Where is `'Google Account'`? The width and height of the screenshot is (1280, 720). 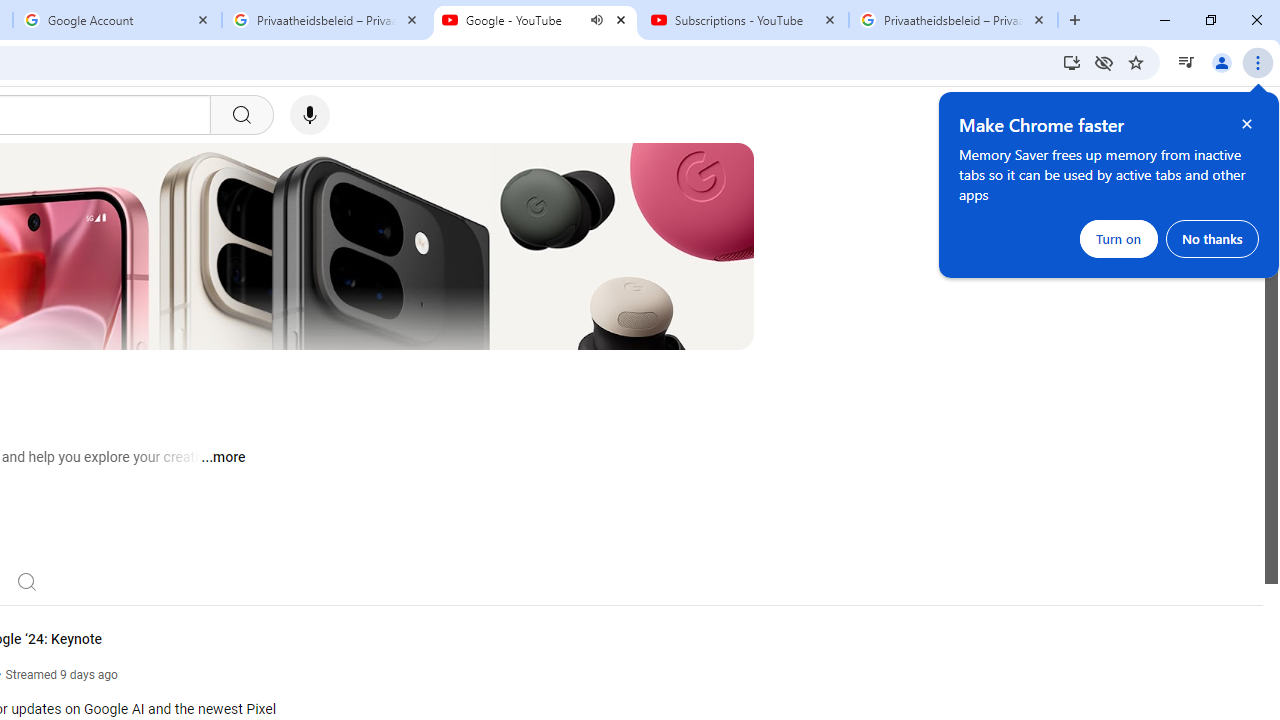
'Google Account' is located at coordinates (116, 20).